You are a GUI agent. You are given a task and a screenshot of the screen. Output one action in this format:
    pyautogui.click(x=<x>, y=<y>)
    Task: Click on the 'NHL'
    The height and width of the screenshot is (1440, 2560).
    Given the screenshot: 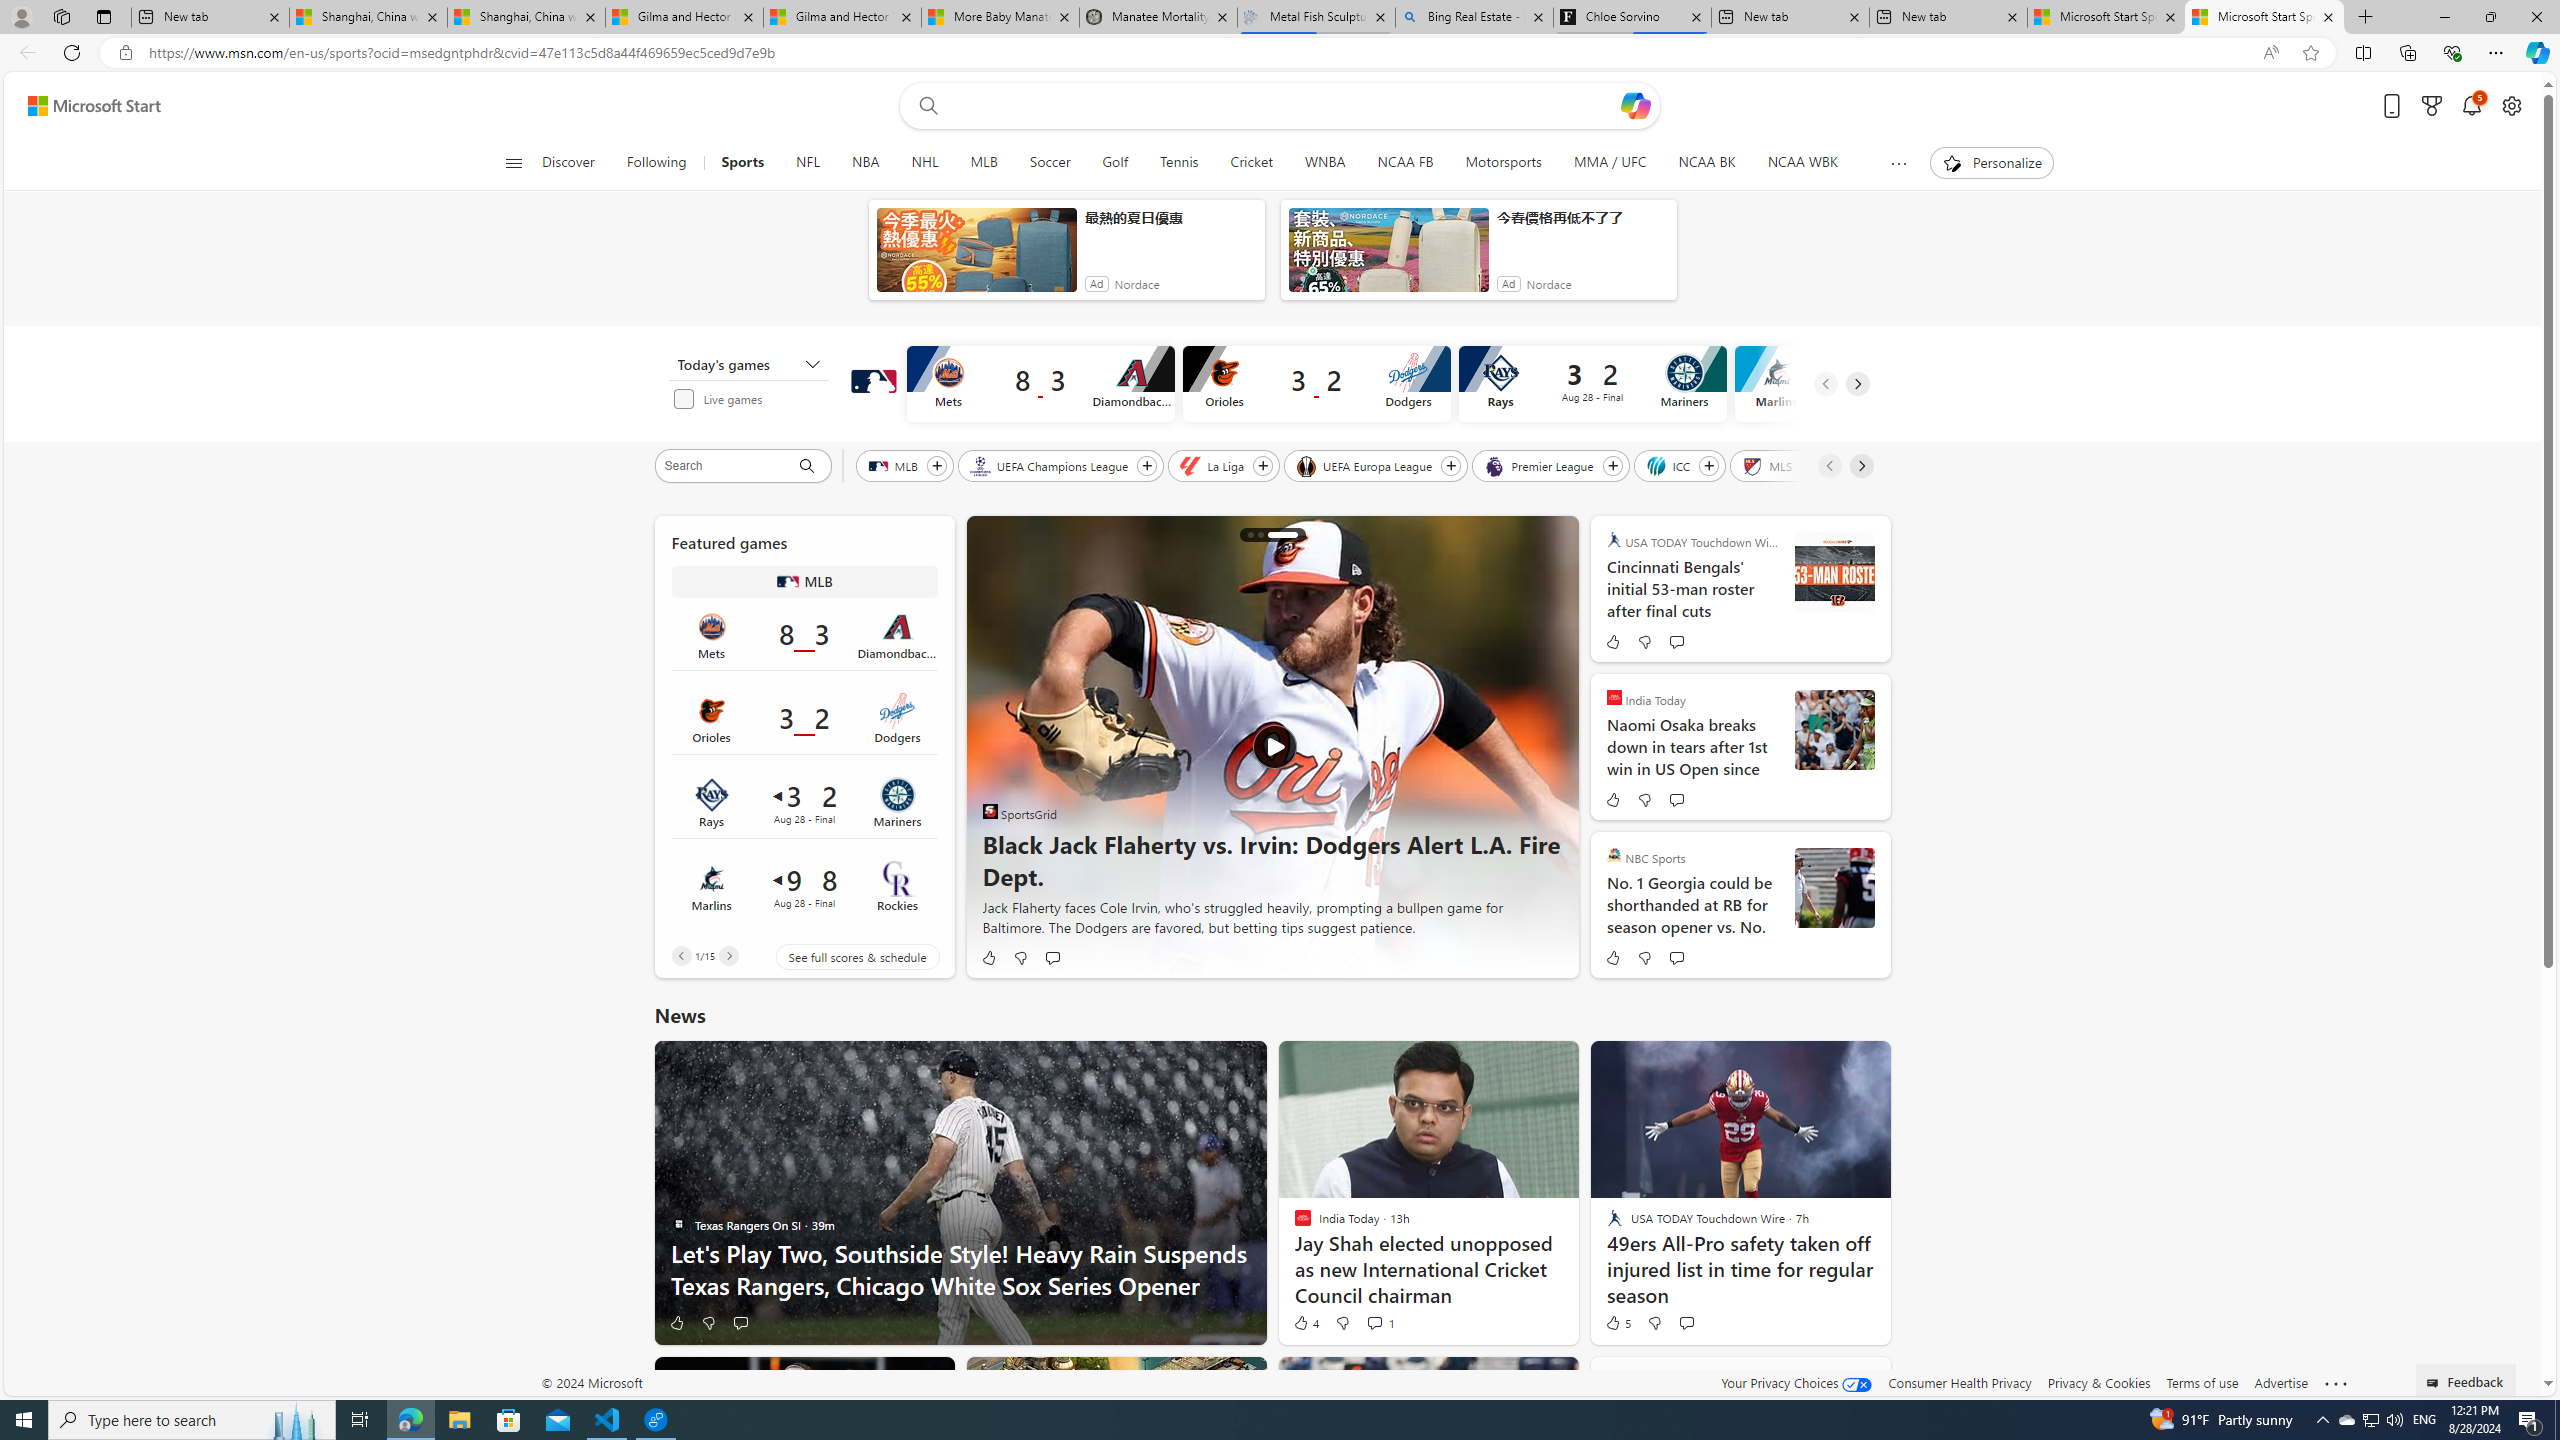 What is the action you would take?
    pyautogui.click(x=925, y=162)
    